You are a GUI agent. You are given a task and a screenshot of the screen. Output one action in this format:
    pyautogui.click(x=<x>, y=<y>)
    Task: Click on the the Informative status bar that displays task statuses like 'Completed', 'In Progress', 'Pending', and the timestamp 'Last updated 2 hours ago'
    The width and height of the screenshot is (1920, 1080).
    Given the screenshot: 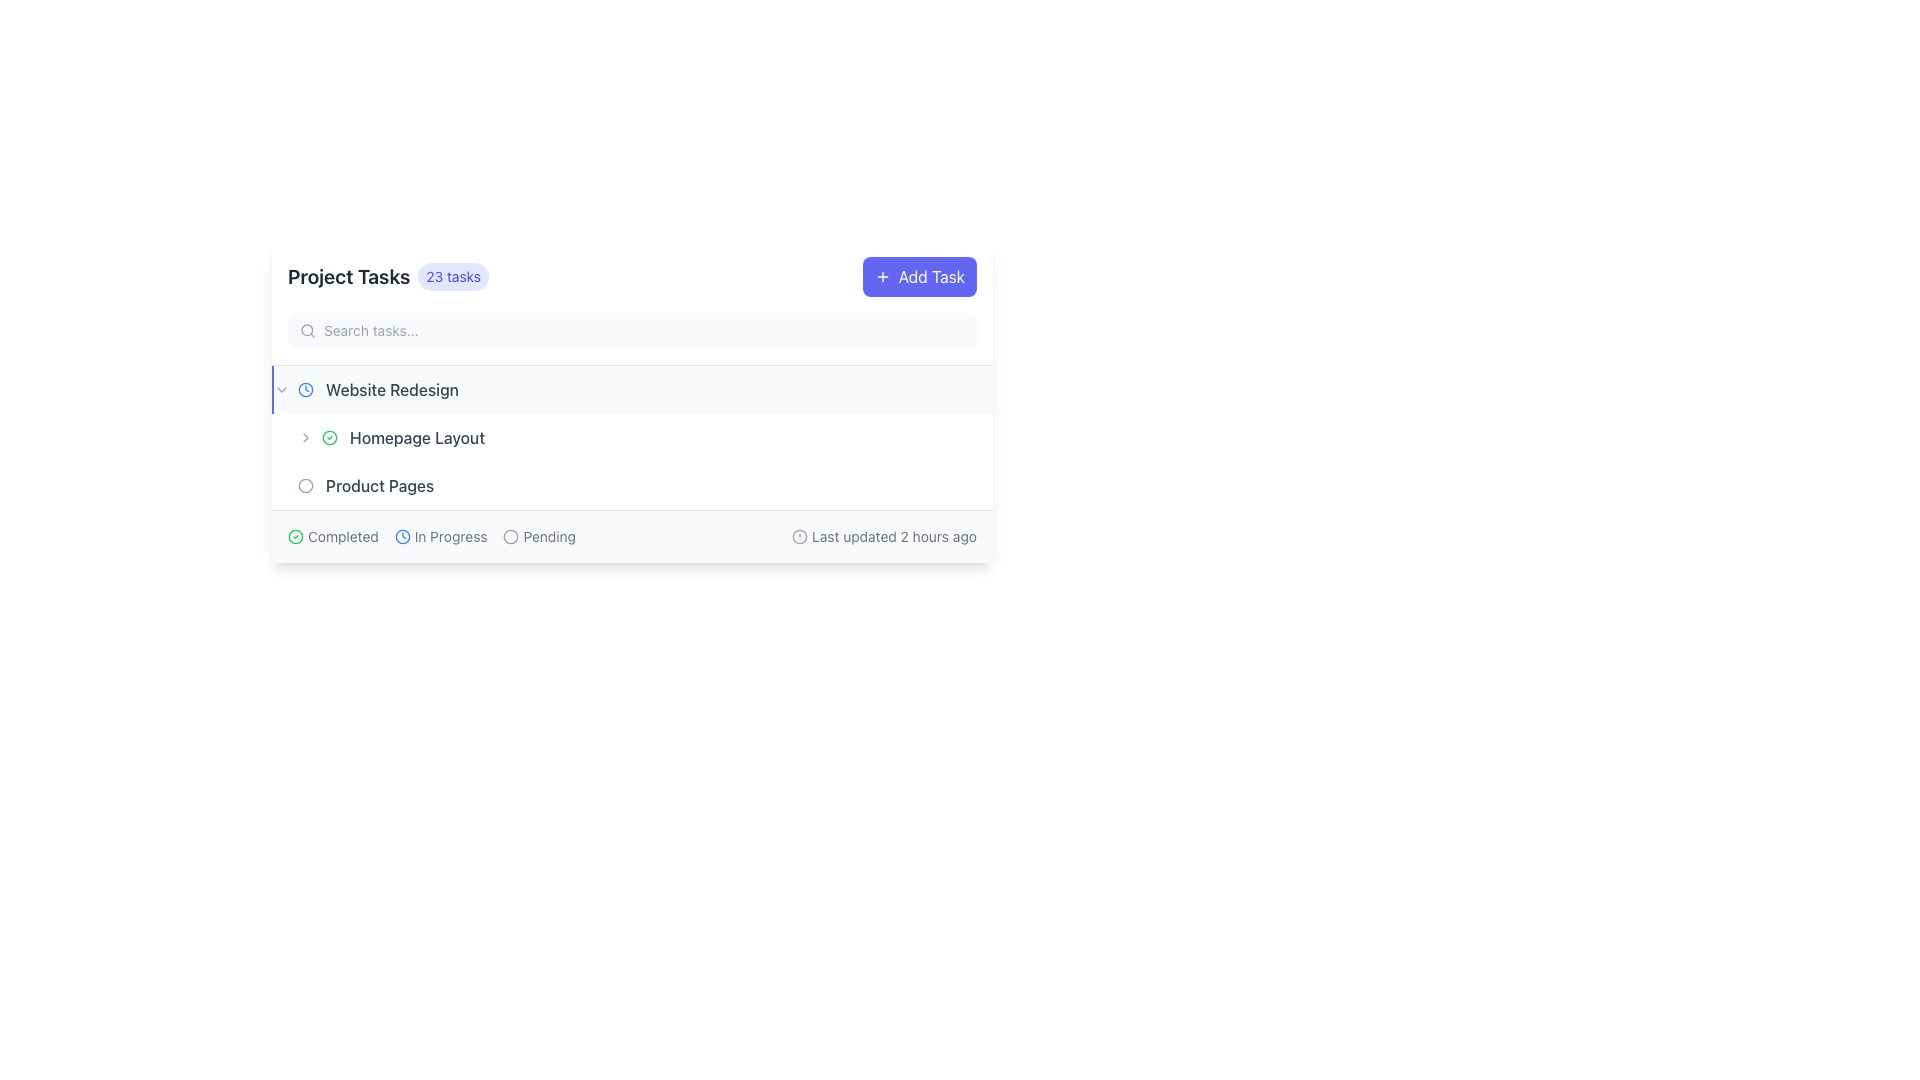 What is the action you would take?
    pyautogui.click(x=631, y=535)
    